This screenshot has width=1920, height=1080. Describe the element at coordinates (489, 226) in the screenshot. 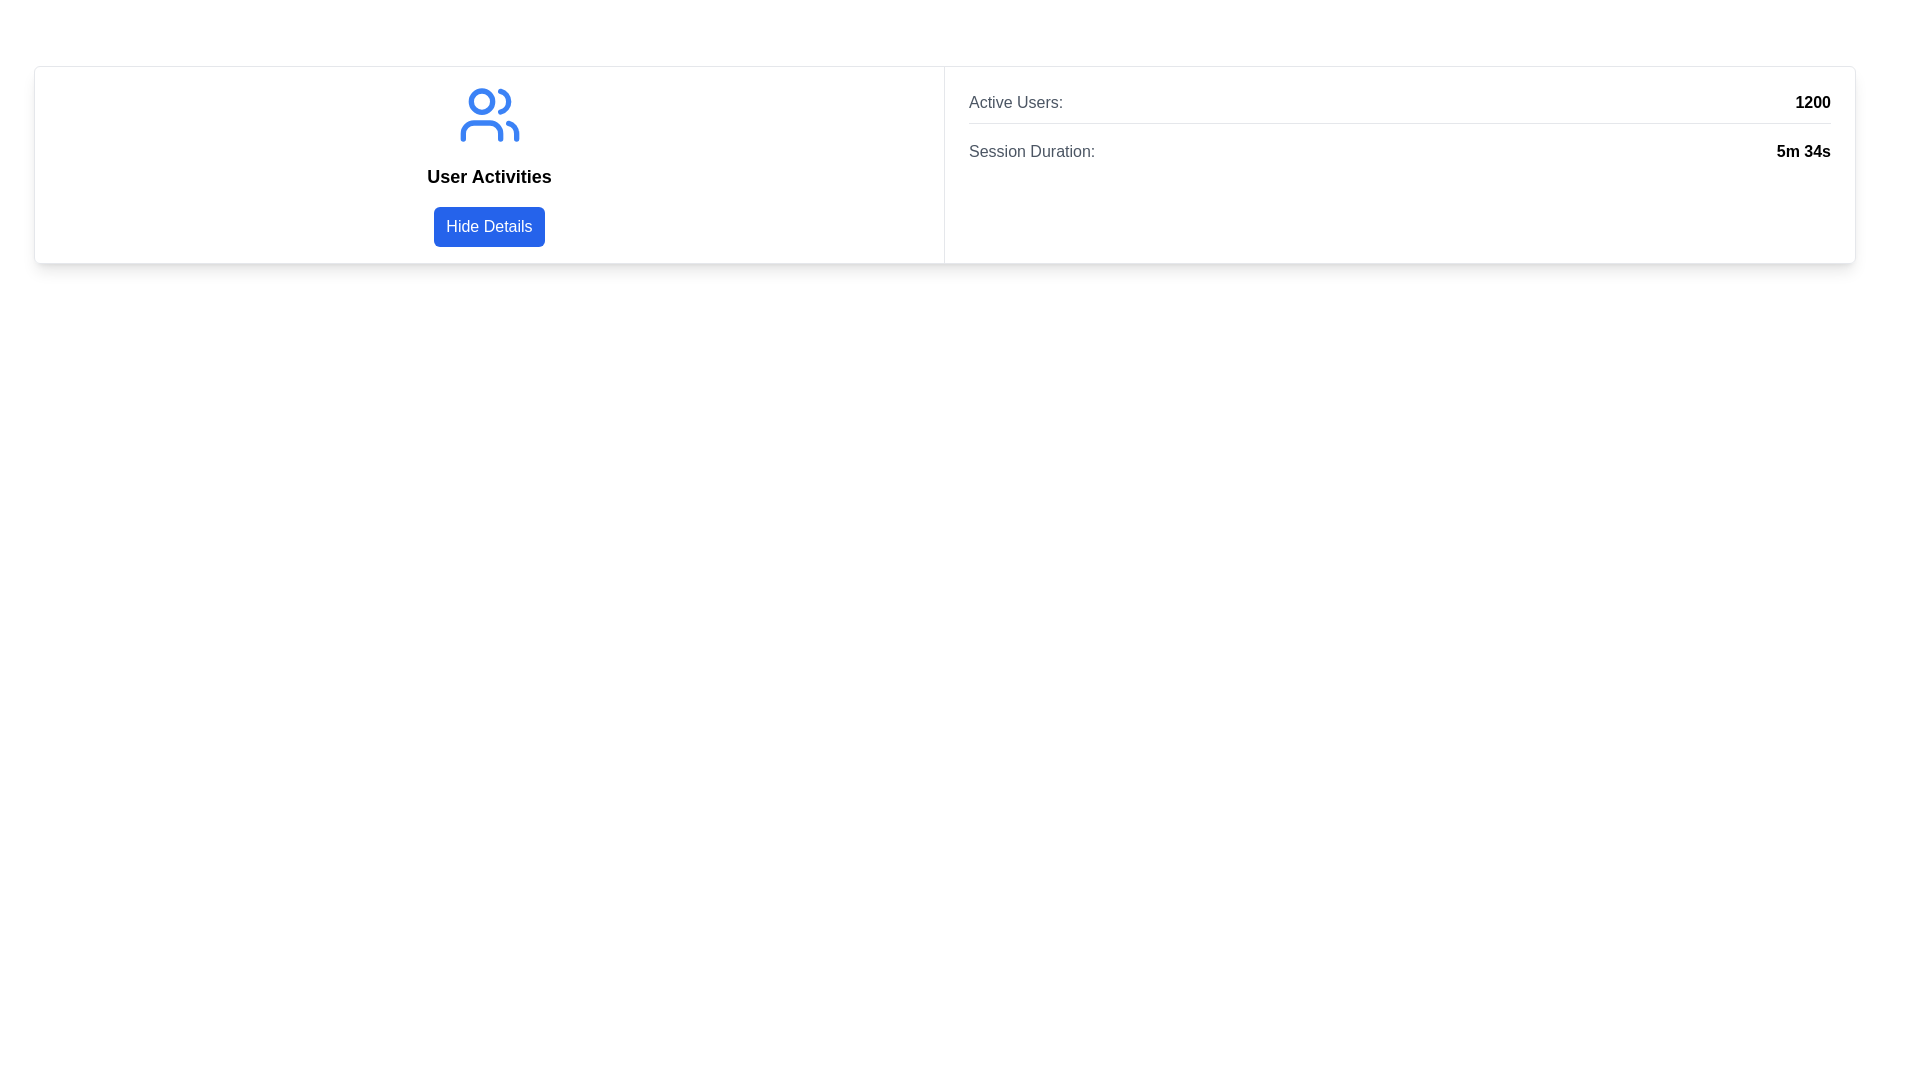

I see `the 'Hide Details' button, which is a rounded rectangular button with white text on a blue background, located beneath the 'User Activities' heading` at that location.